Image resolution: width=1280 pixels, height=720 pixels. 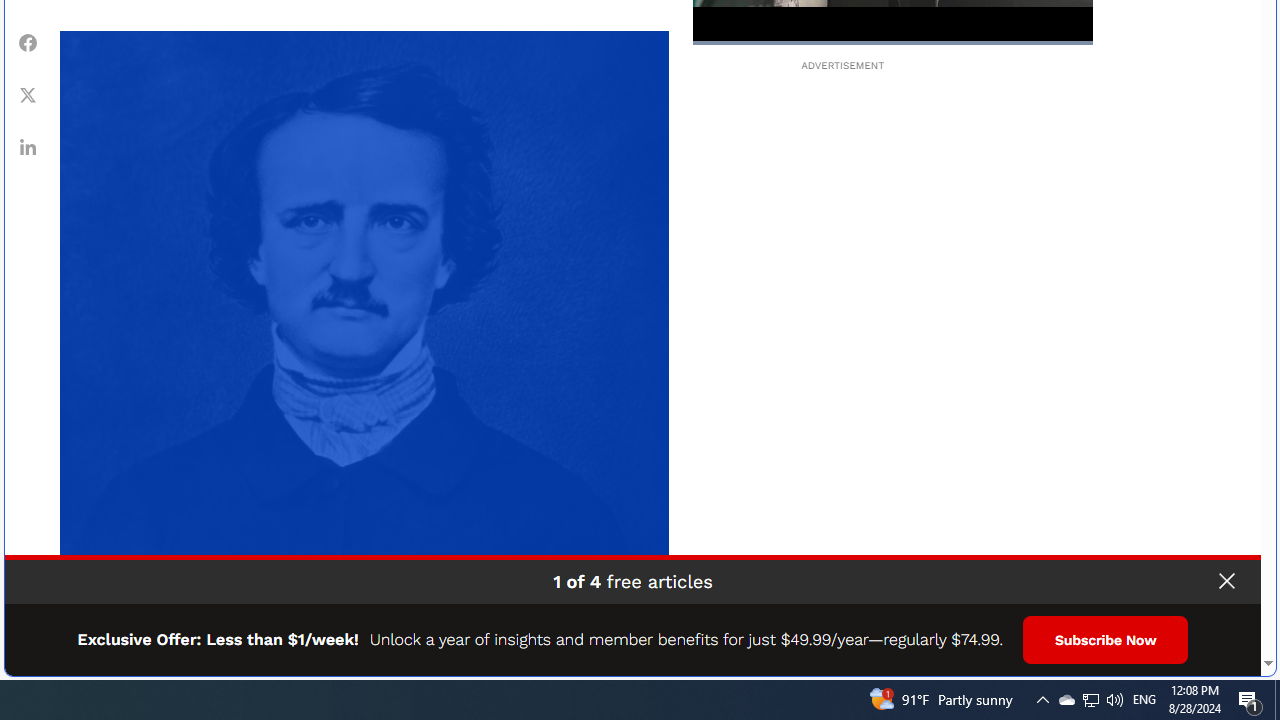 I want to click on 'Portrait of Edgar Allan Poe.', so click(x=364, y=334).